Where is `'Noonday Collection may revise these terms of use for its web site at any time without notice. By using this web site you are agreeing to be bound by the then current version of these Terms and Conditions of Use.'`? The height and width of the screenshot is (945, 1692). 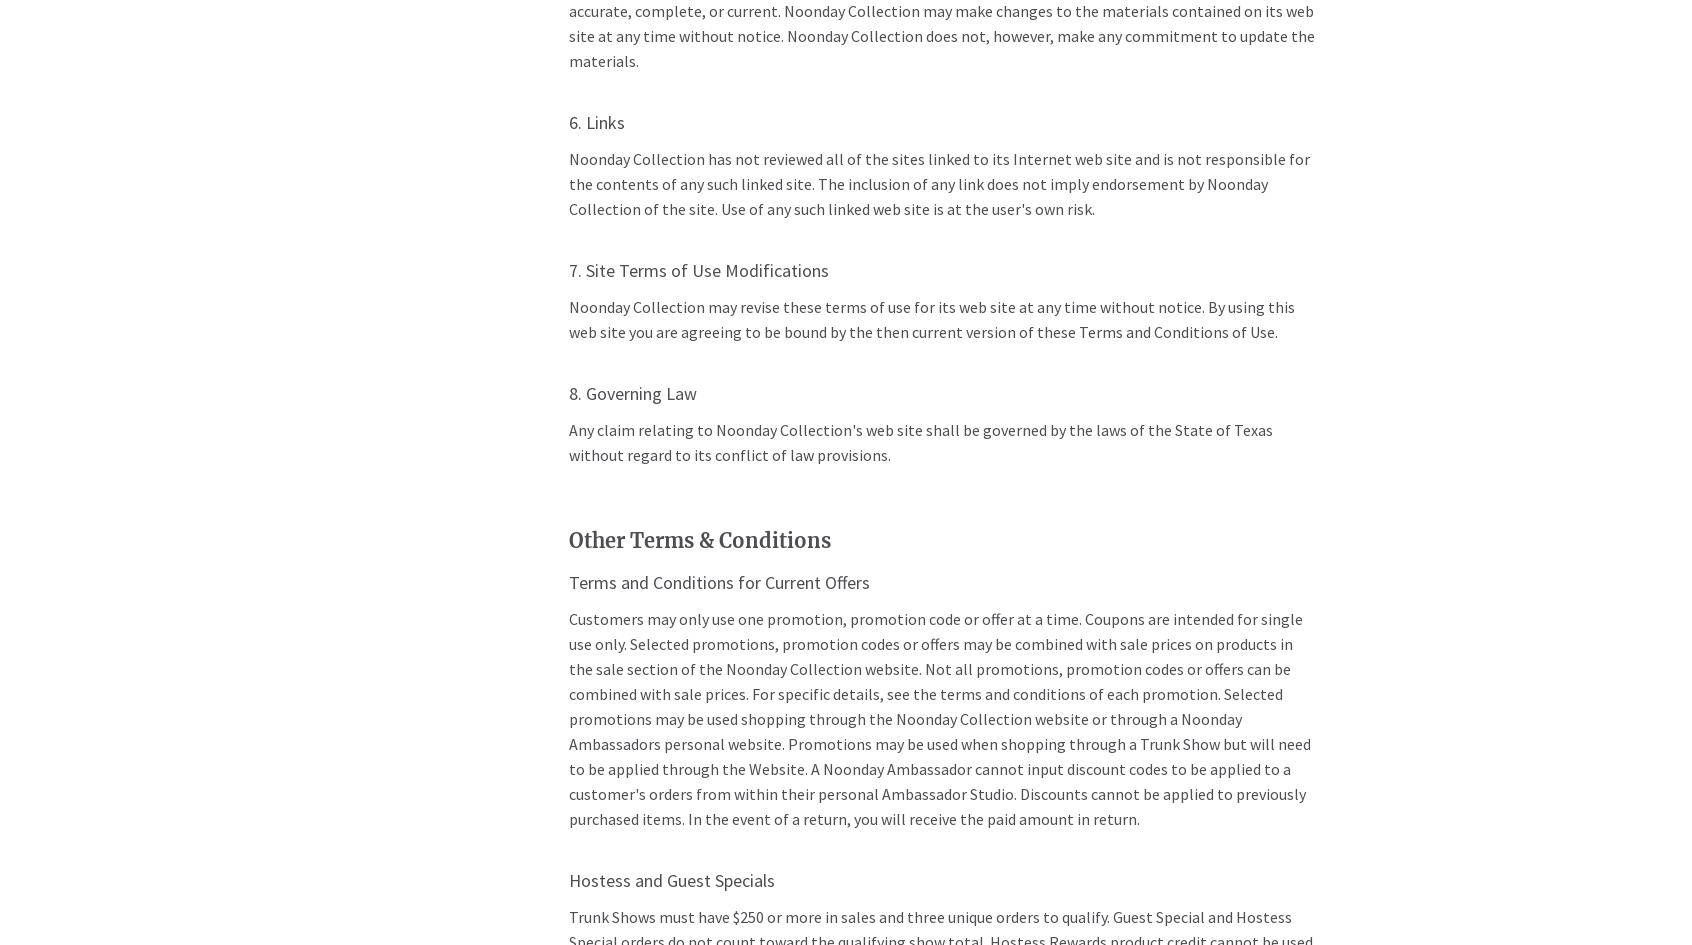
'Noonday Collection may revise these terms of use for its web site at any time without notice. By using this web site you are agreeing to be bound by the then current version of these Terms and Conditions of Use.' is located at coordinates (930, 319).